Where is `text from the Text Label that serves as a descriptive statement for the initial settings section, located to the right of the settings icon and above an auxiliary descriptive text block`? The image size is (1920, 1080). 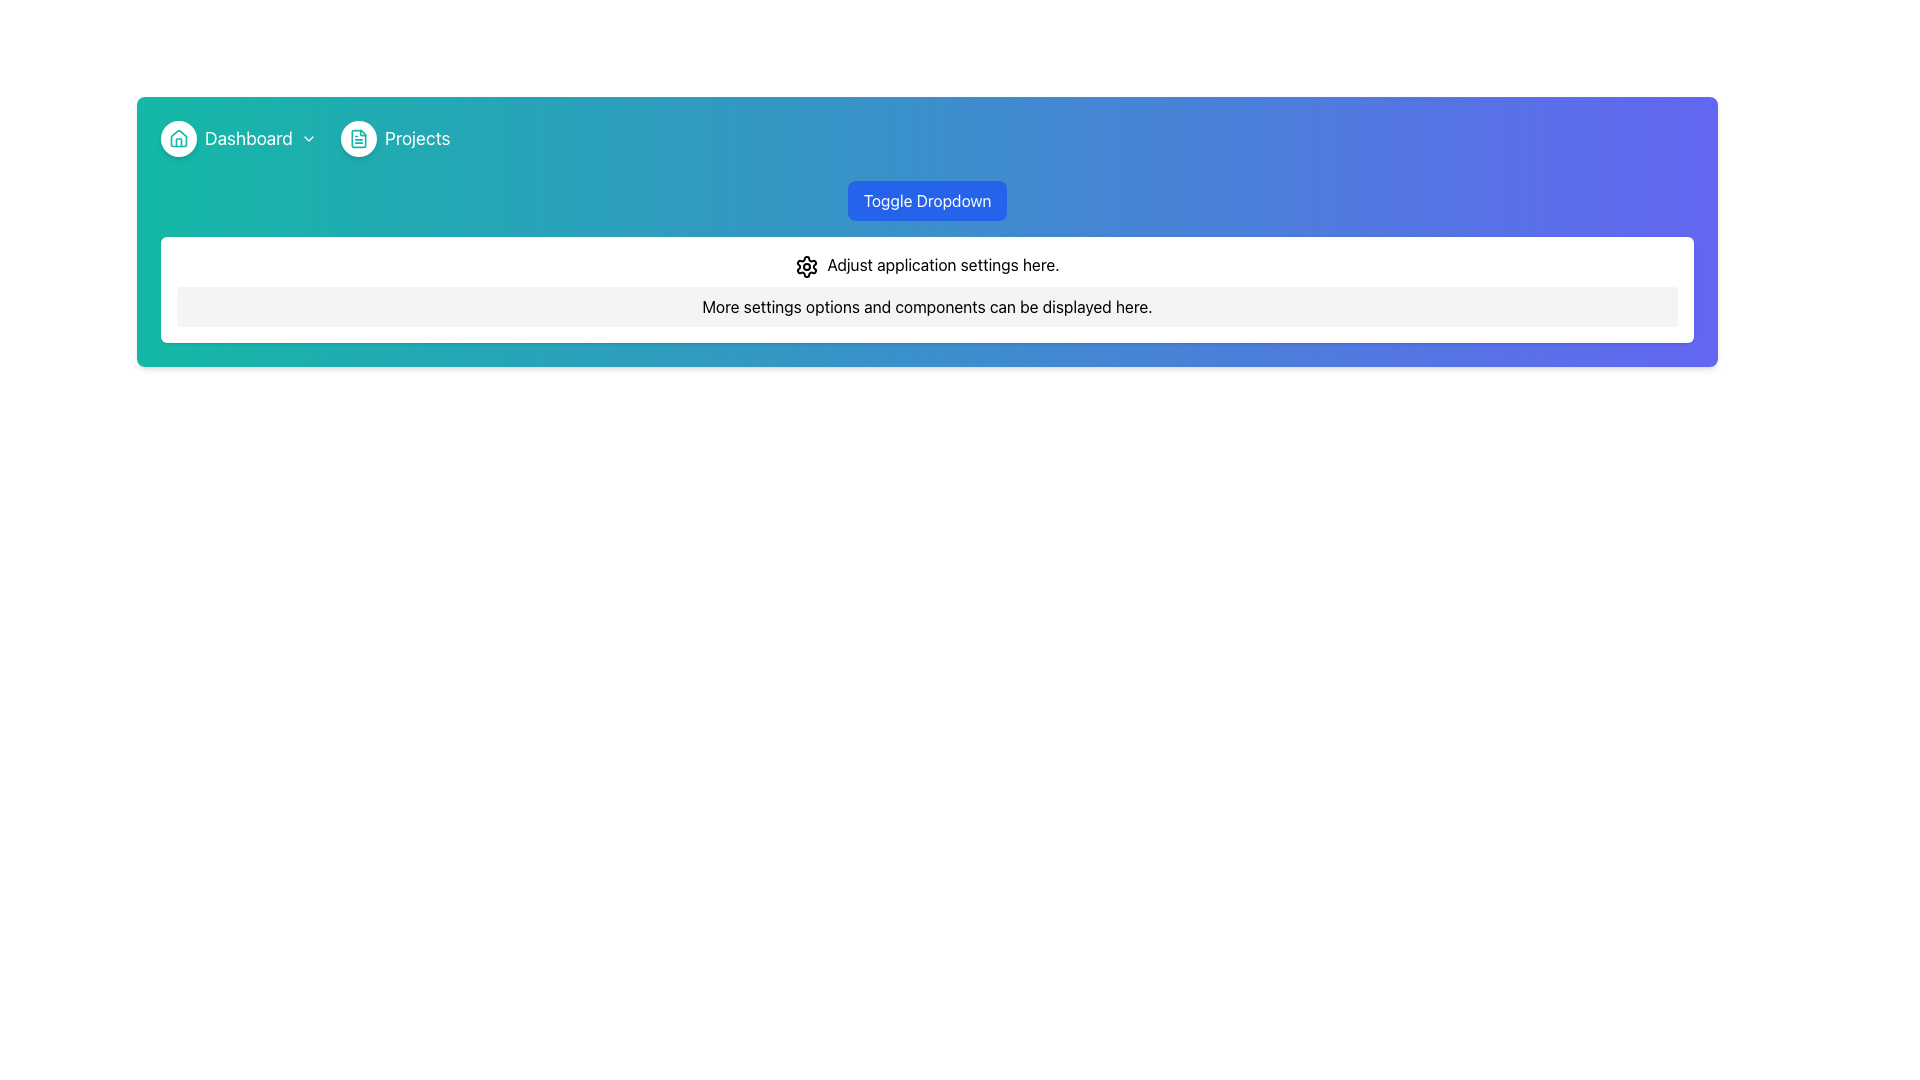 text from the Text Label that serves as a descriptive statement for the initial settings section, located to the right of the settings icon and above an auxiliary descriptive text block is located at coordinates (942, 264).